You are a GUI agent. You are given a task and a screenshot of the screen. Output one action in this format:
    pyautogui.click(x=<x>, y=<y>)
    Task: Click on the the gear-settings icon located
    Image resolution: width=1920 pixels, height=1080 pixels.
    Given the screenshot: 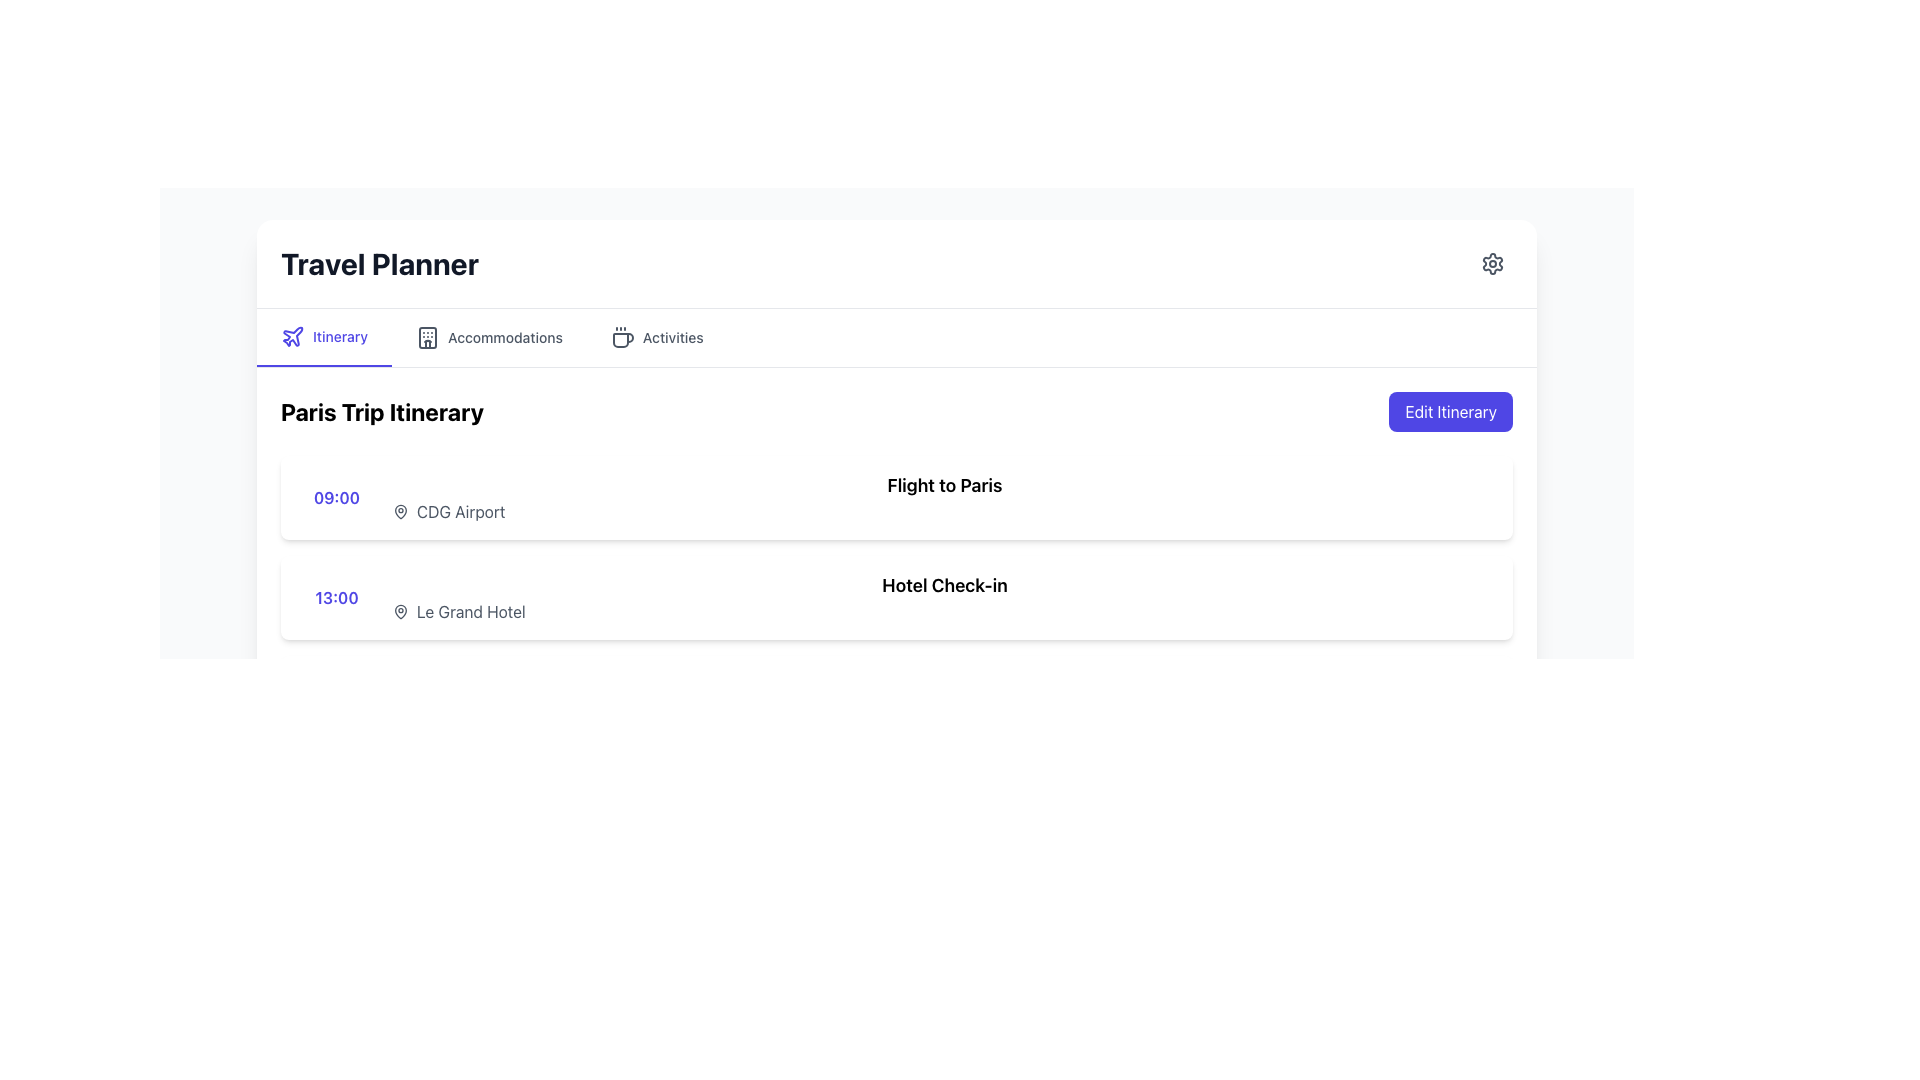 What is the action you would take?
    pyautogui.click(x=1492, y=262)
    